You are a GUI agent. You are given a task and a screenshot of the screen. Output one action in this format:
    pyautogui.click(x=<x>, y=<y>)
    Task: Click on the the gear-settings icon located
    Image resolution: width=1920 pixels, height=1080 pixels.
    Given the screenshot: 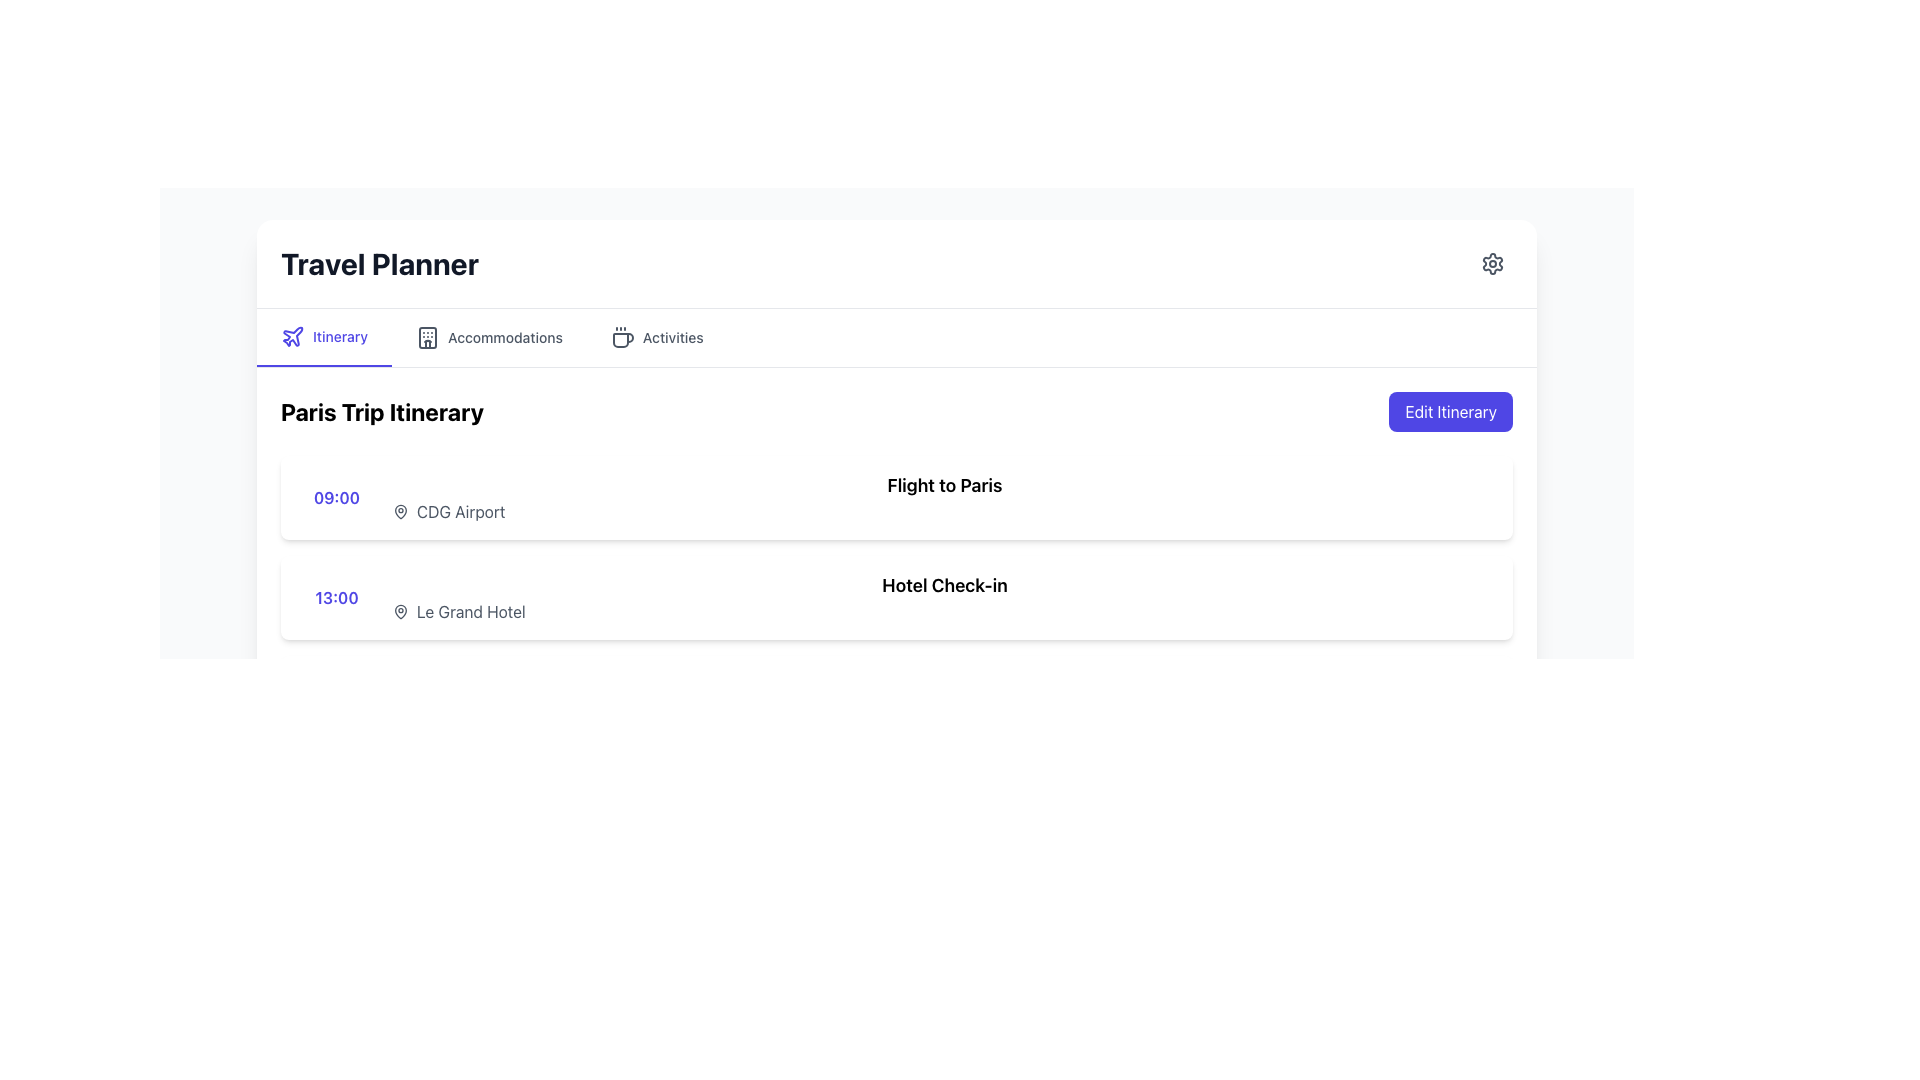 What is the action you would take?
    pyautogui.click(x=1492, y=262)
    